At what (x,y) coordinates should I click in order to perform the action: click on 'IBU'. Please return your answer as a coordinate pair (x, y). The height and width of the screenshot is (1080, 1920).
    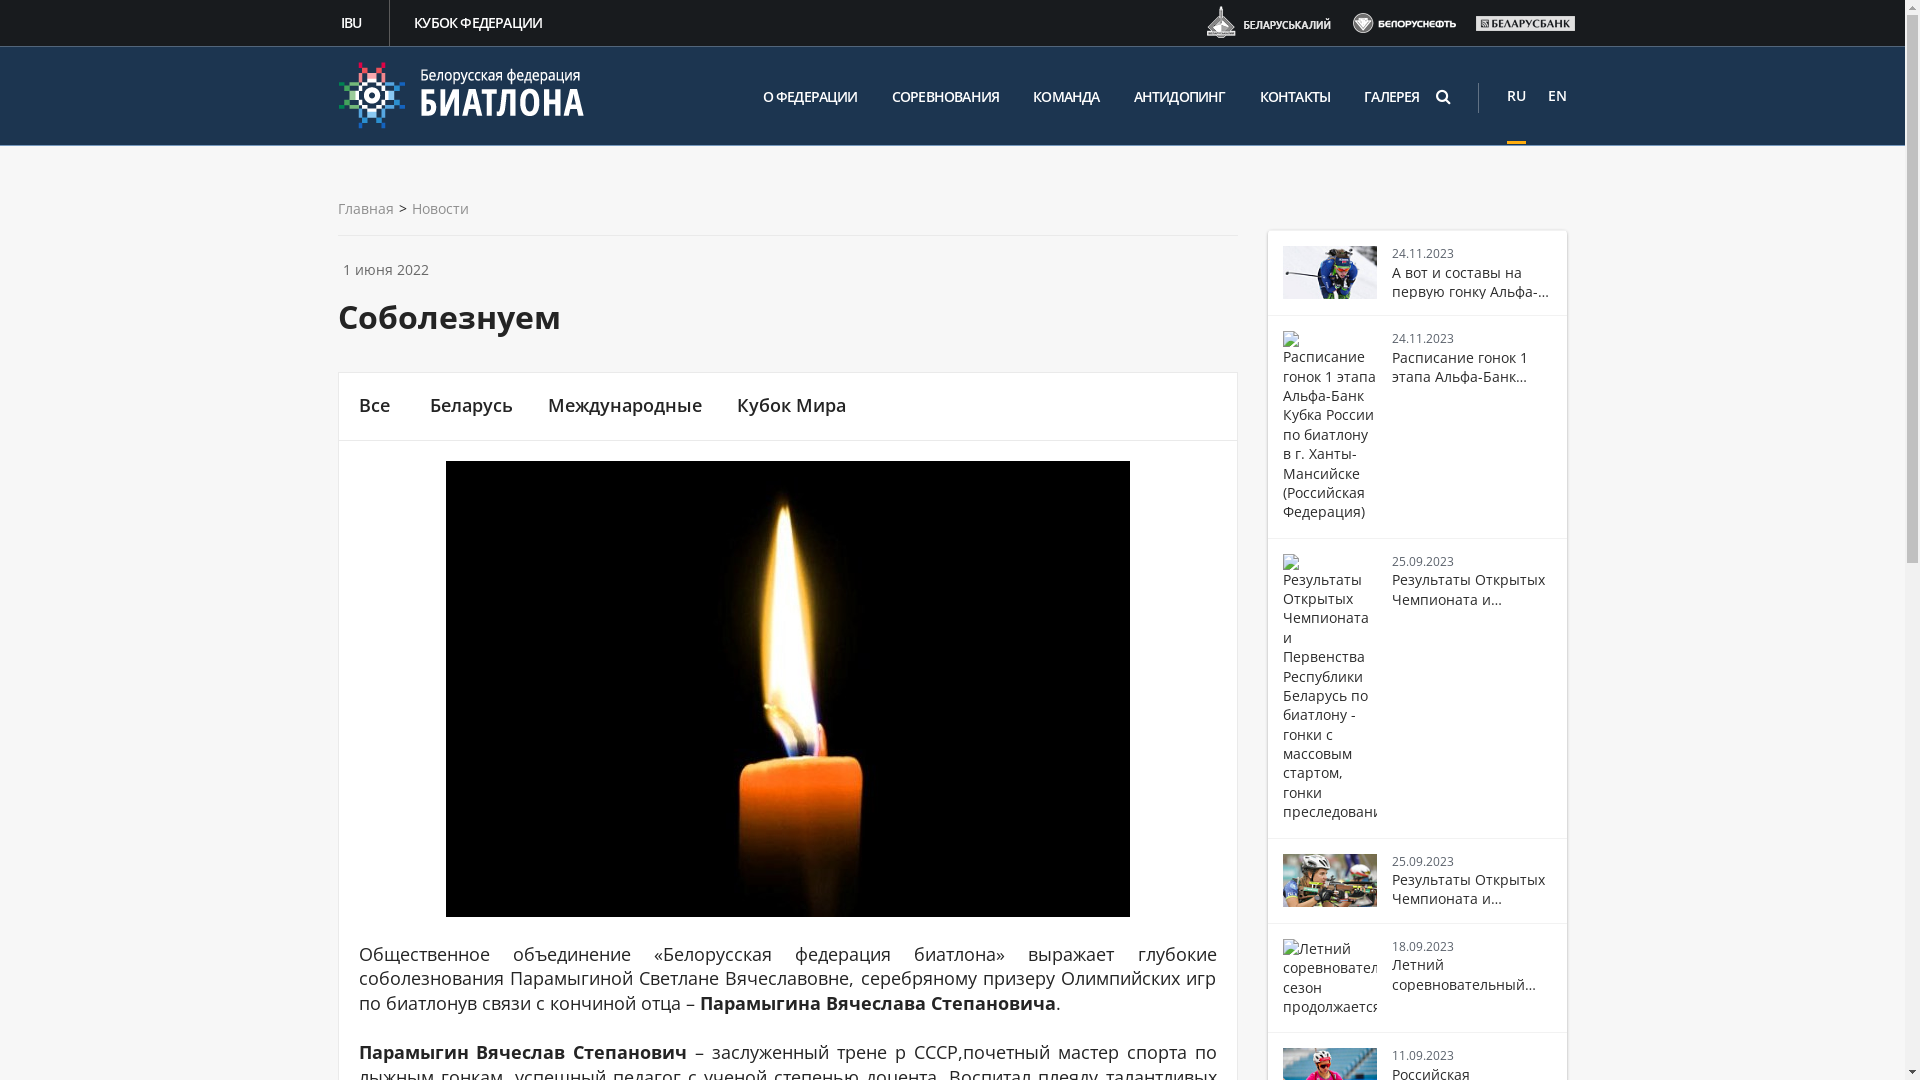
    Looking at the image, I should click on (353, 23).